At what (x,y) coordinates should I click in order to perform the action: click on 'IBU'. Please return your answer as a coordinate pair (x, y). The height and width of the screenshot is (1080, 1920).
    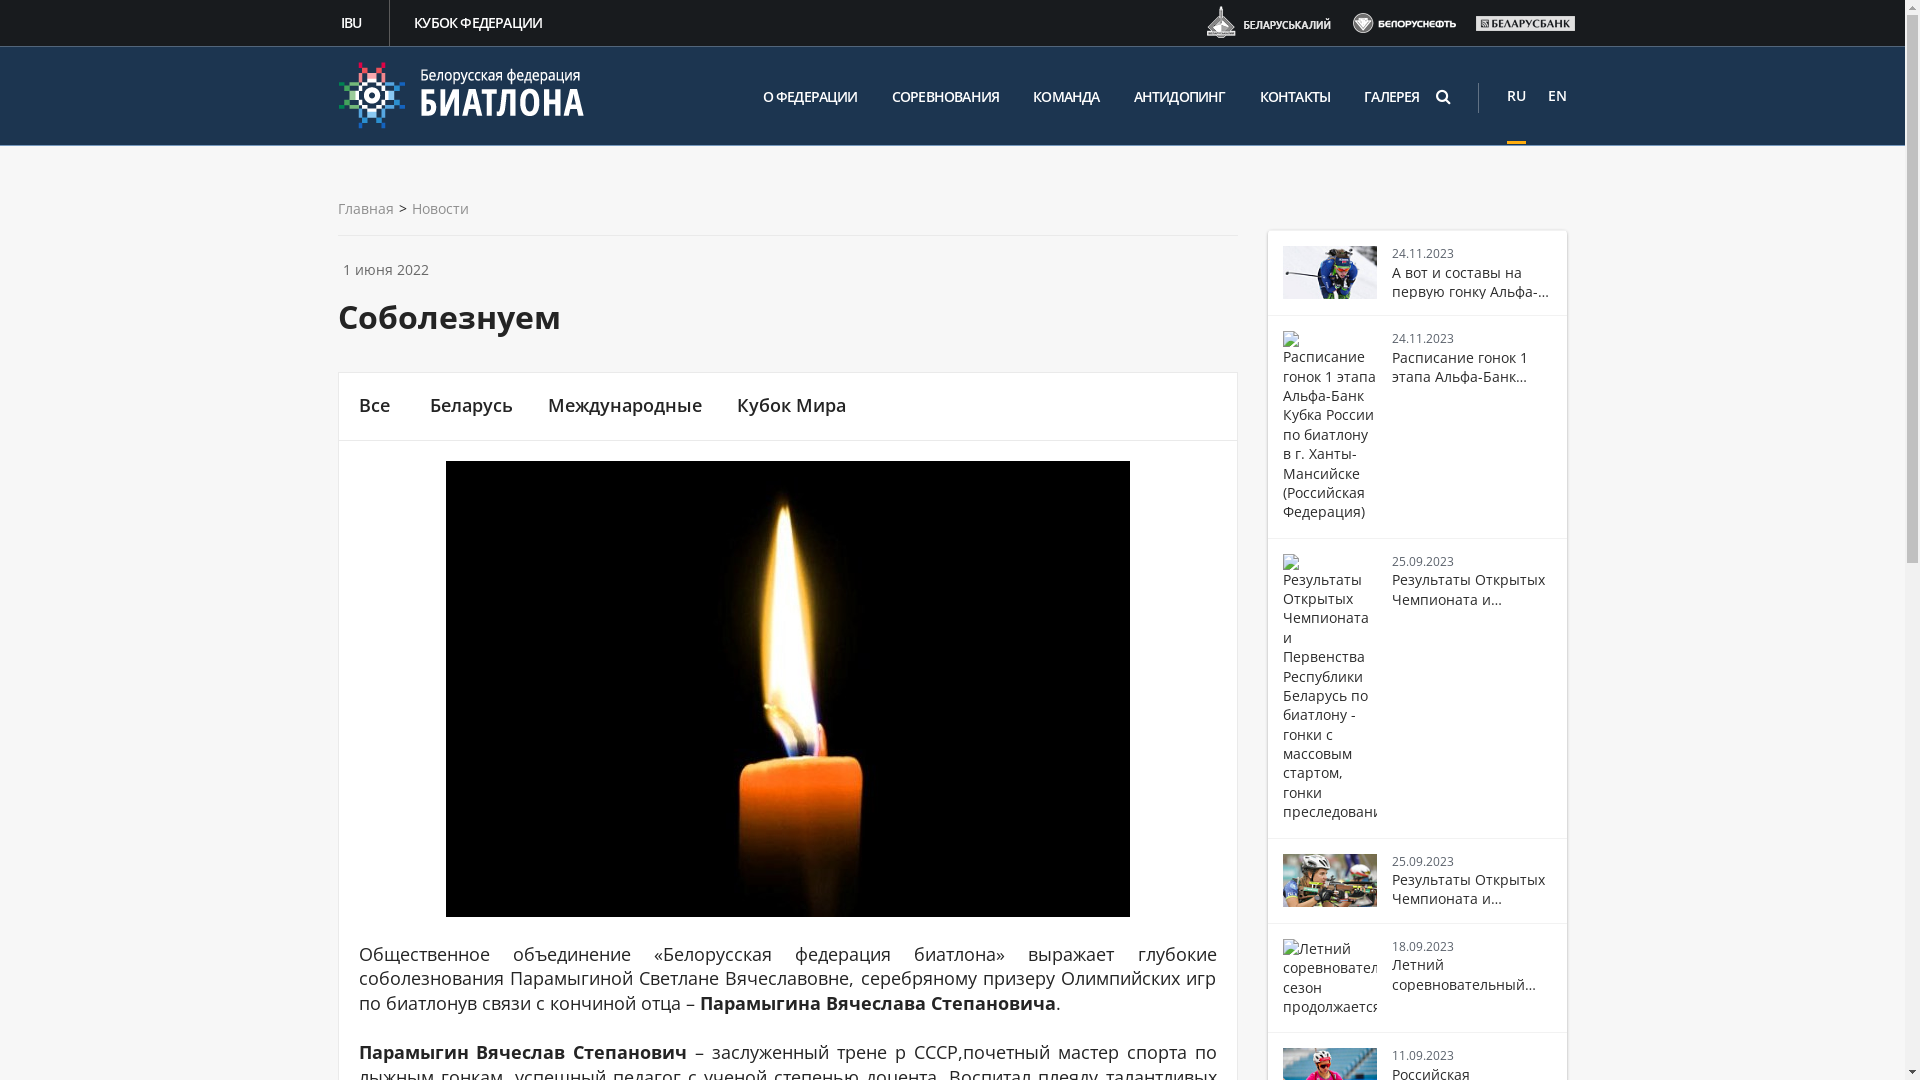
    Looking at the image, I should click on (353, 23).